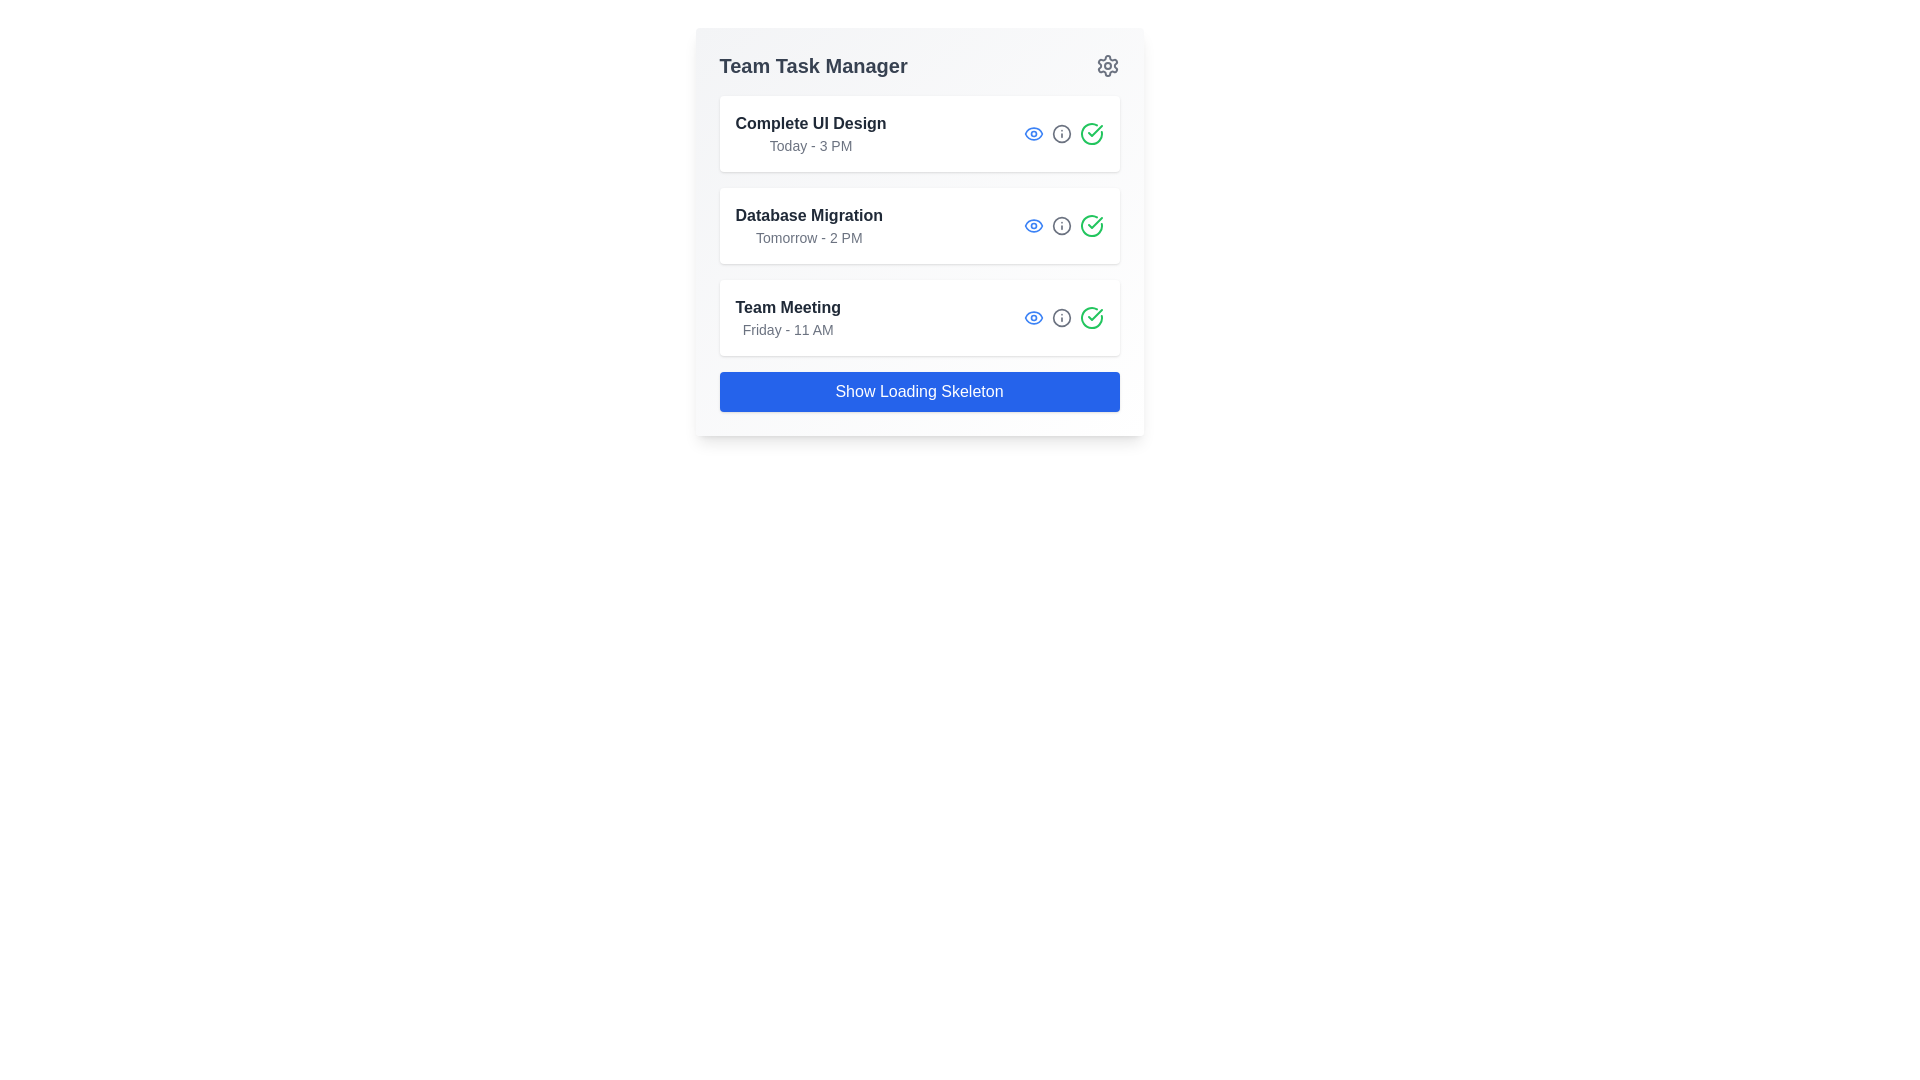 Image resolution: width=1920 pixels, height=1080 pixels. I want to click on the green circular icon with a checkmark to mark the 'Database Migration' task as complete, so click(1090, 225).